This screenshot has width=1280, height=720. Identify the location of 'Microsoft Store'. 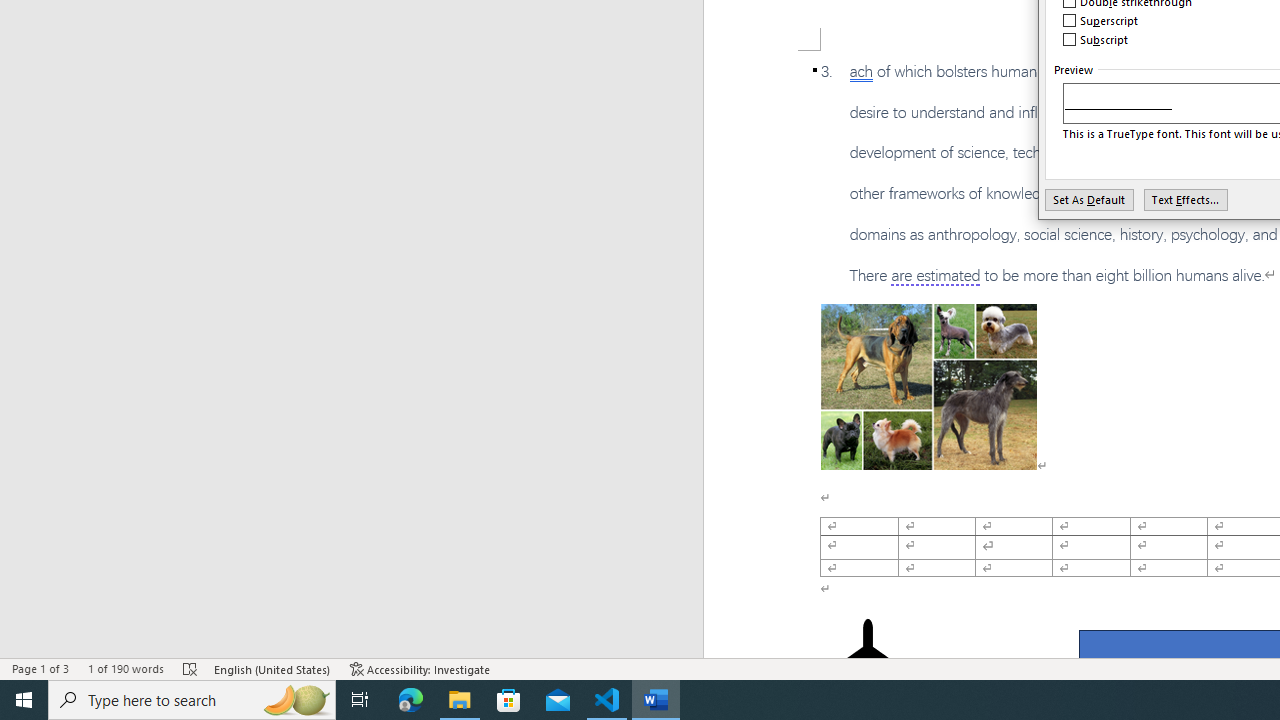
(509, 698).